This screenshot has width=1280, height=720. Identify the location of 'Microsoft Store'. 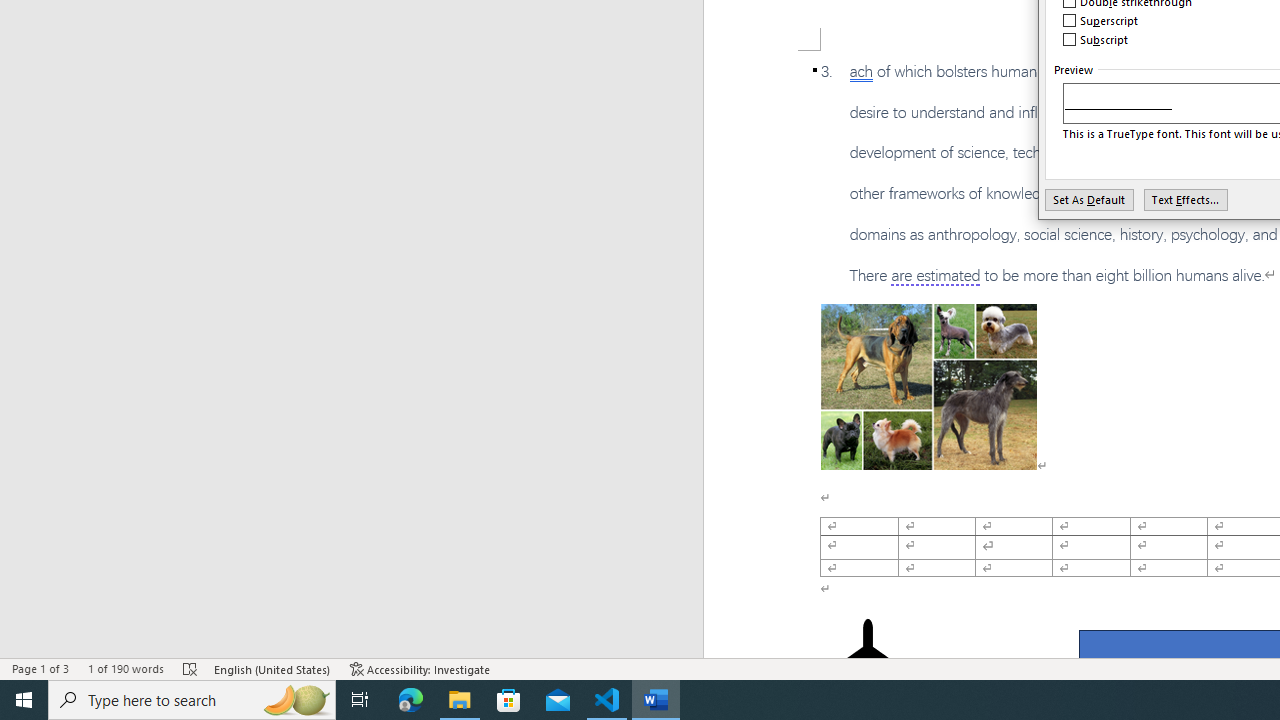
(509, 698).